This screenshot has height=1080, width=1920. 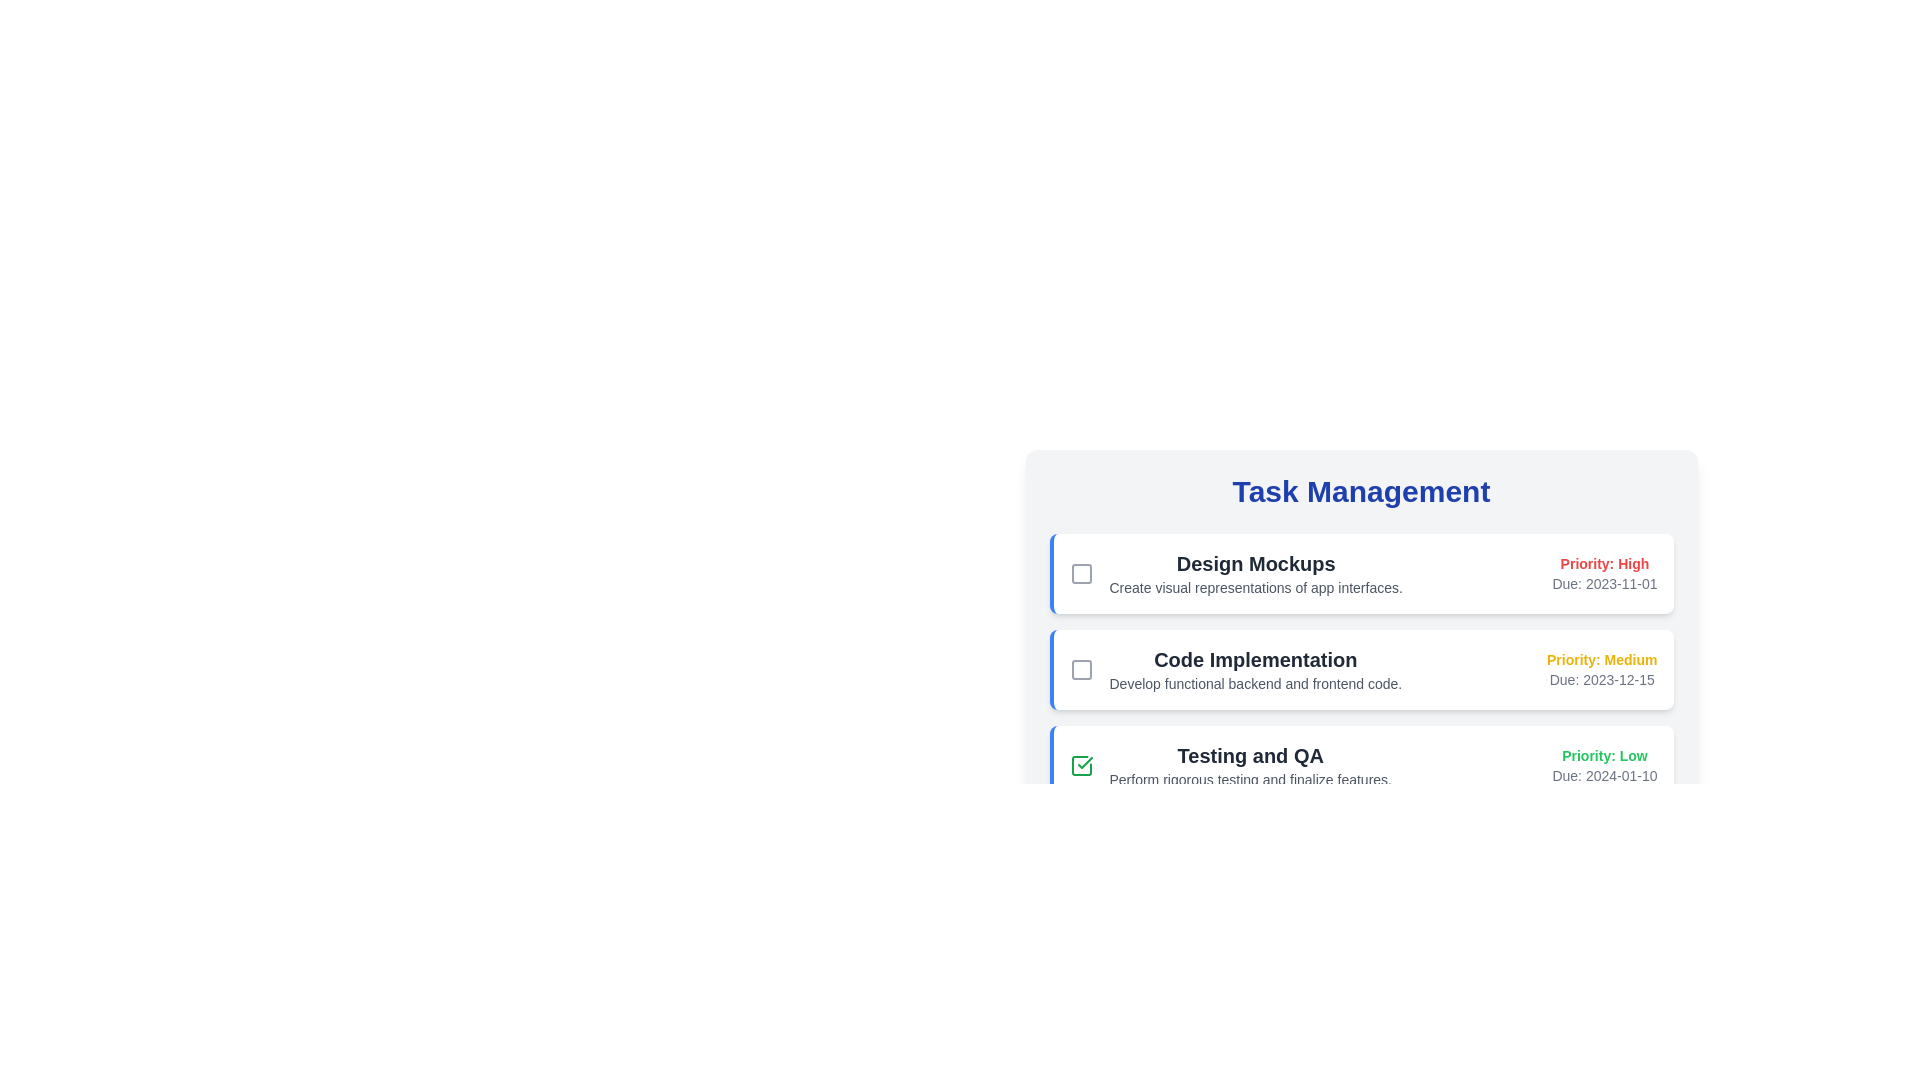 What do you see at coordinates (1254, 659) in the screenshot?
I see `heading text labeled 'Code Implementation' which is displayed in bold and styled as a prominent header within the task list` at bounding box center [1254, 659].